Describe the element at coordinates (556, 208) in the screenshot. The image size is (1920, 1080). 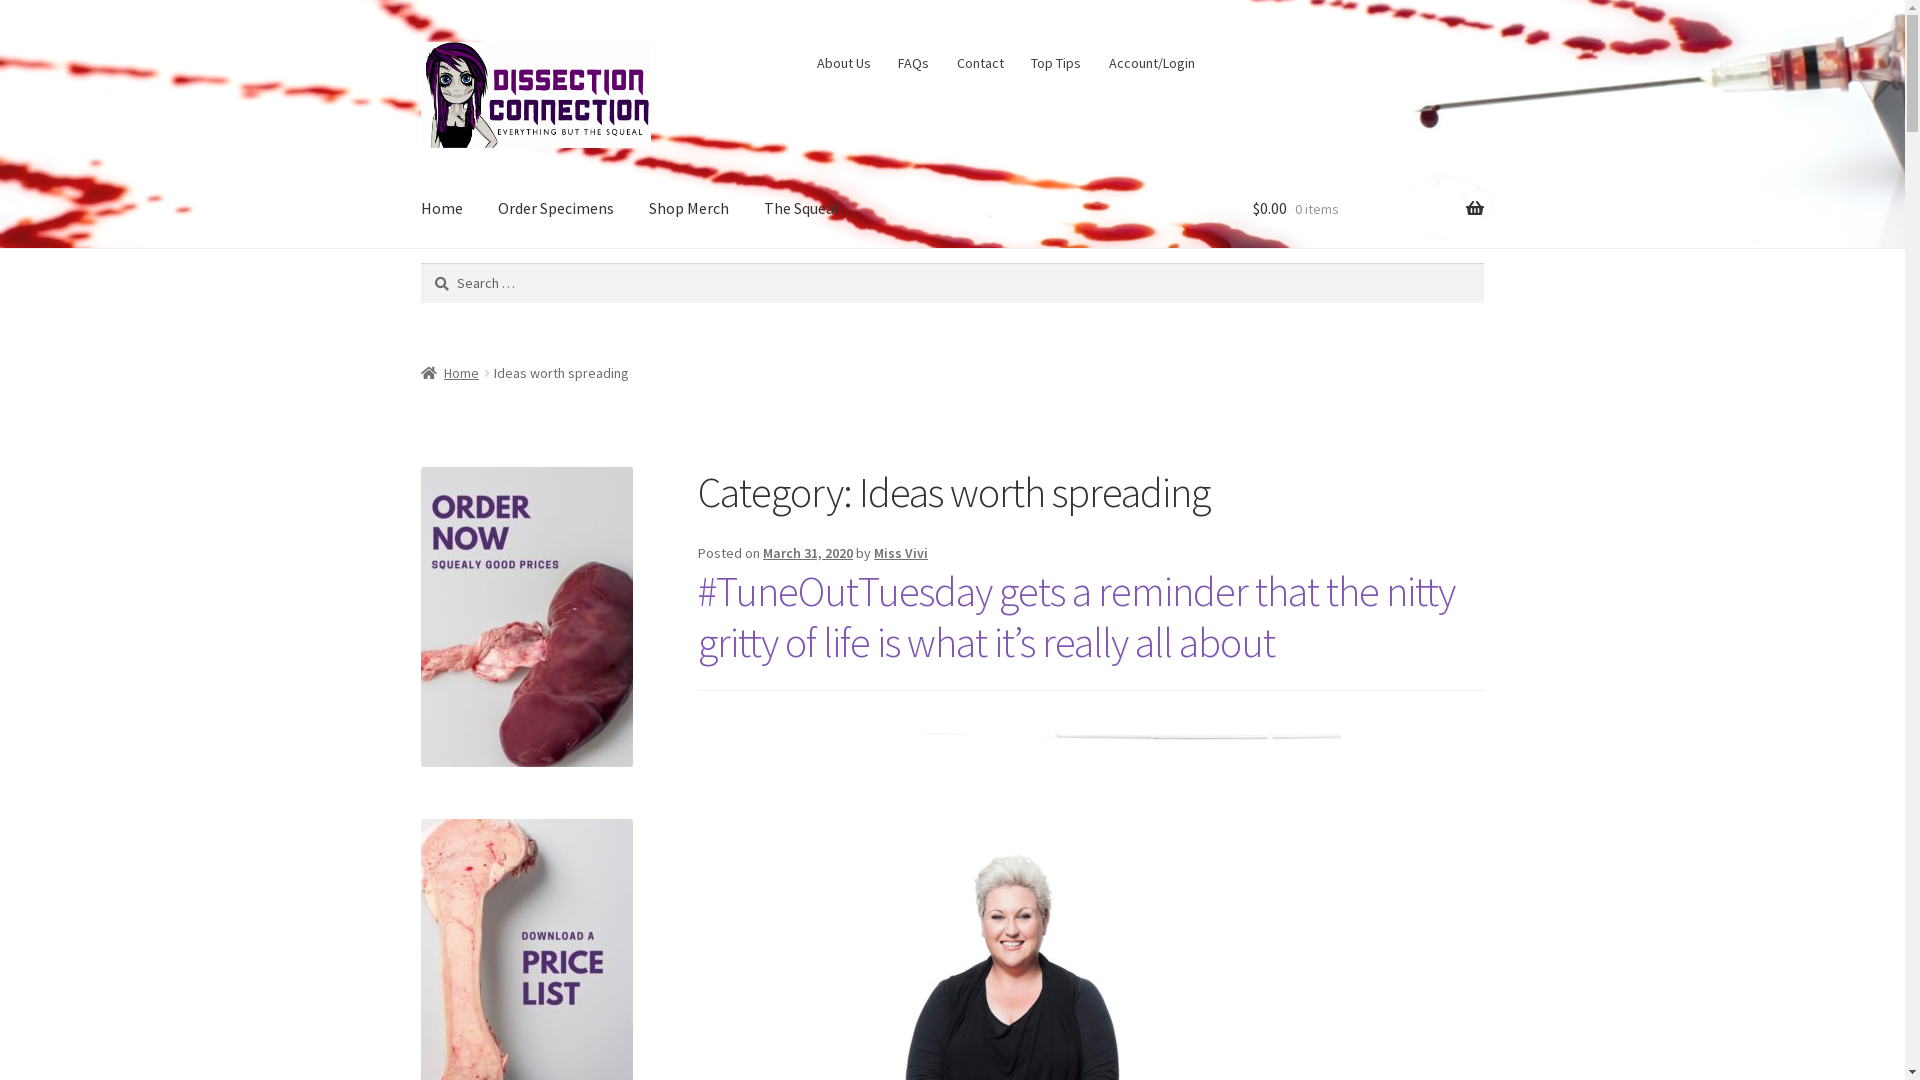
I see `'Order Specimens'` at that location.